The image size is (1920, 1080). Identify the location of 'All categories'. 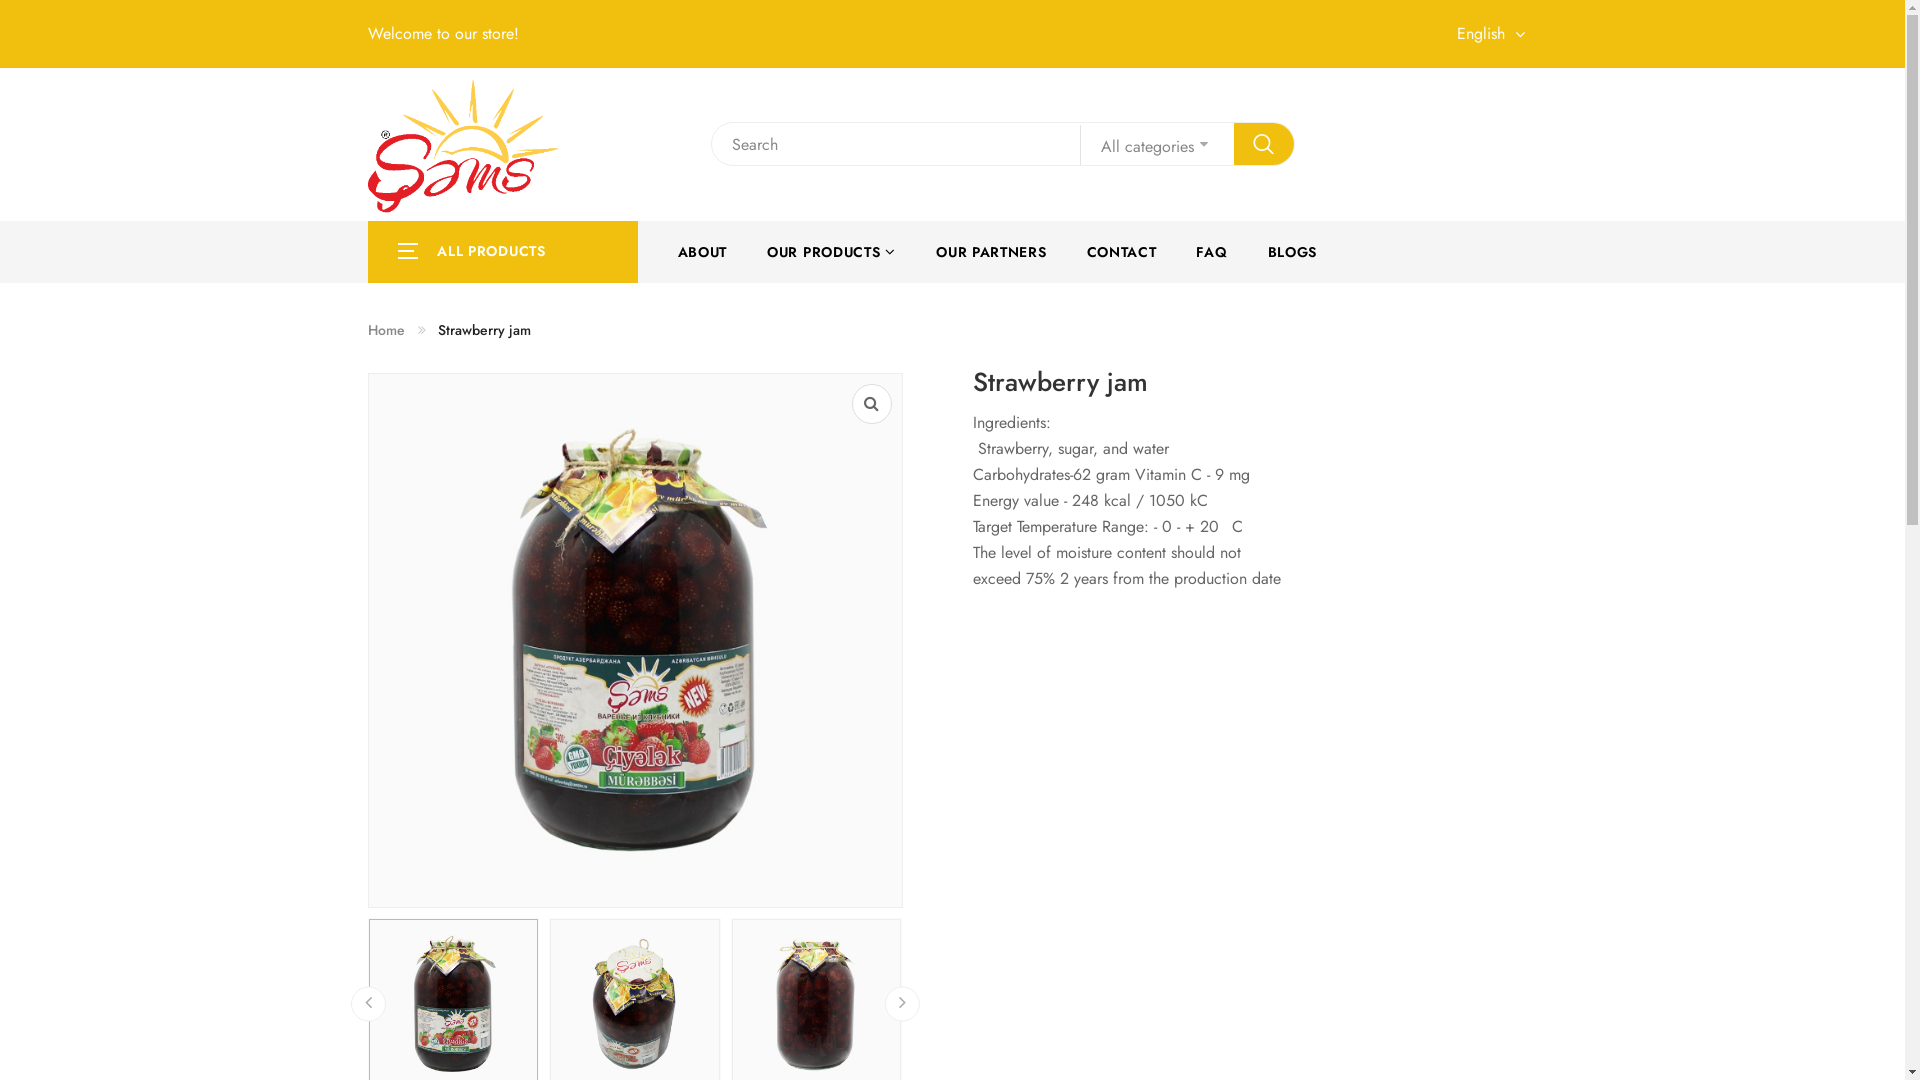
(1156, 144).